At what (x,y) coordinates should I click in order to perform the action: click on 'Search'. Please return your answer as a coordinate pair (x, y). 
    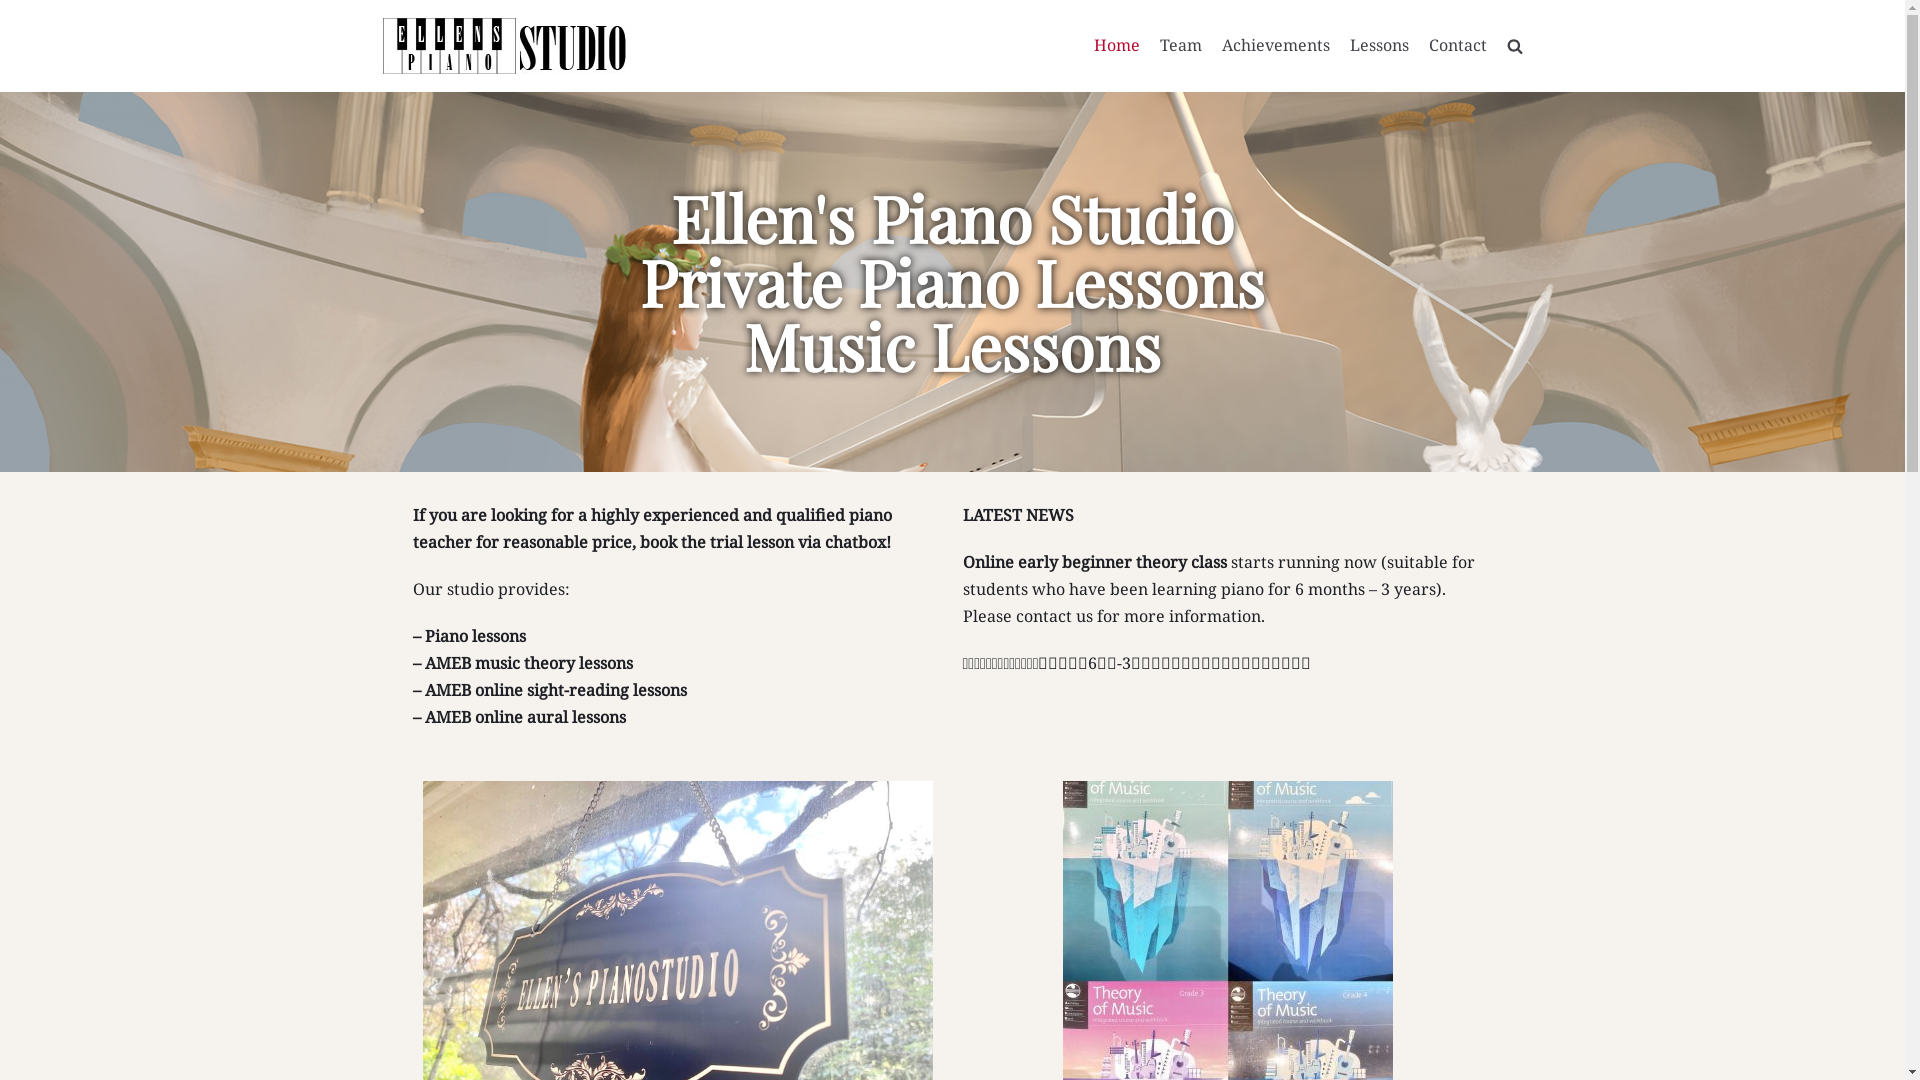
    Looking at the image, I should click on (1480, 90).